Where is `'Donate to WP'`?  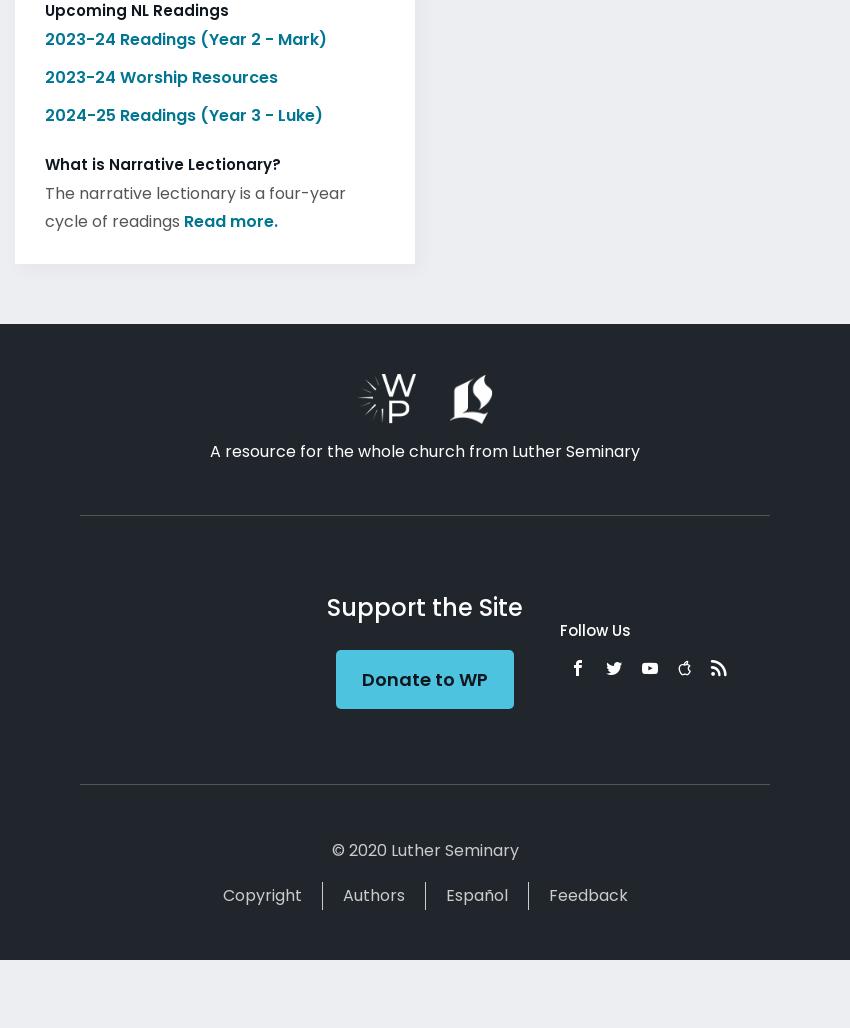 'Donate to WP' is located at coordinates (423, 673).